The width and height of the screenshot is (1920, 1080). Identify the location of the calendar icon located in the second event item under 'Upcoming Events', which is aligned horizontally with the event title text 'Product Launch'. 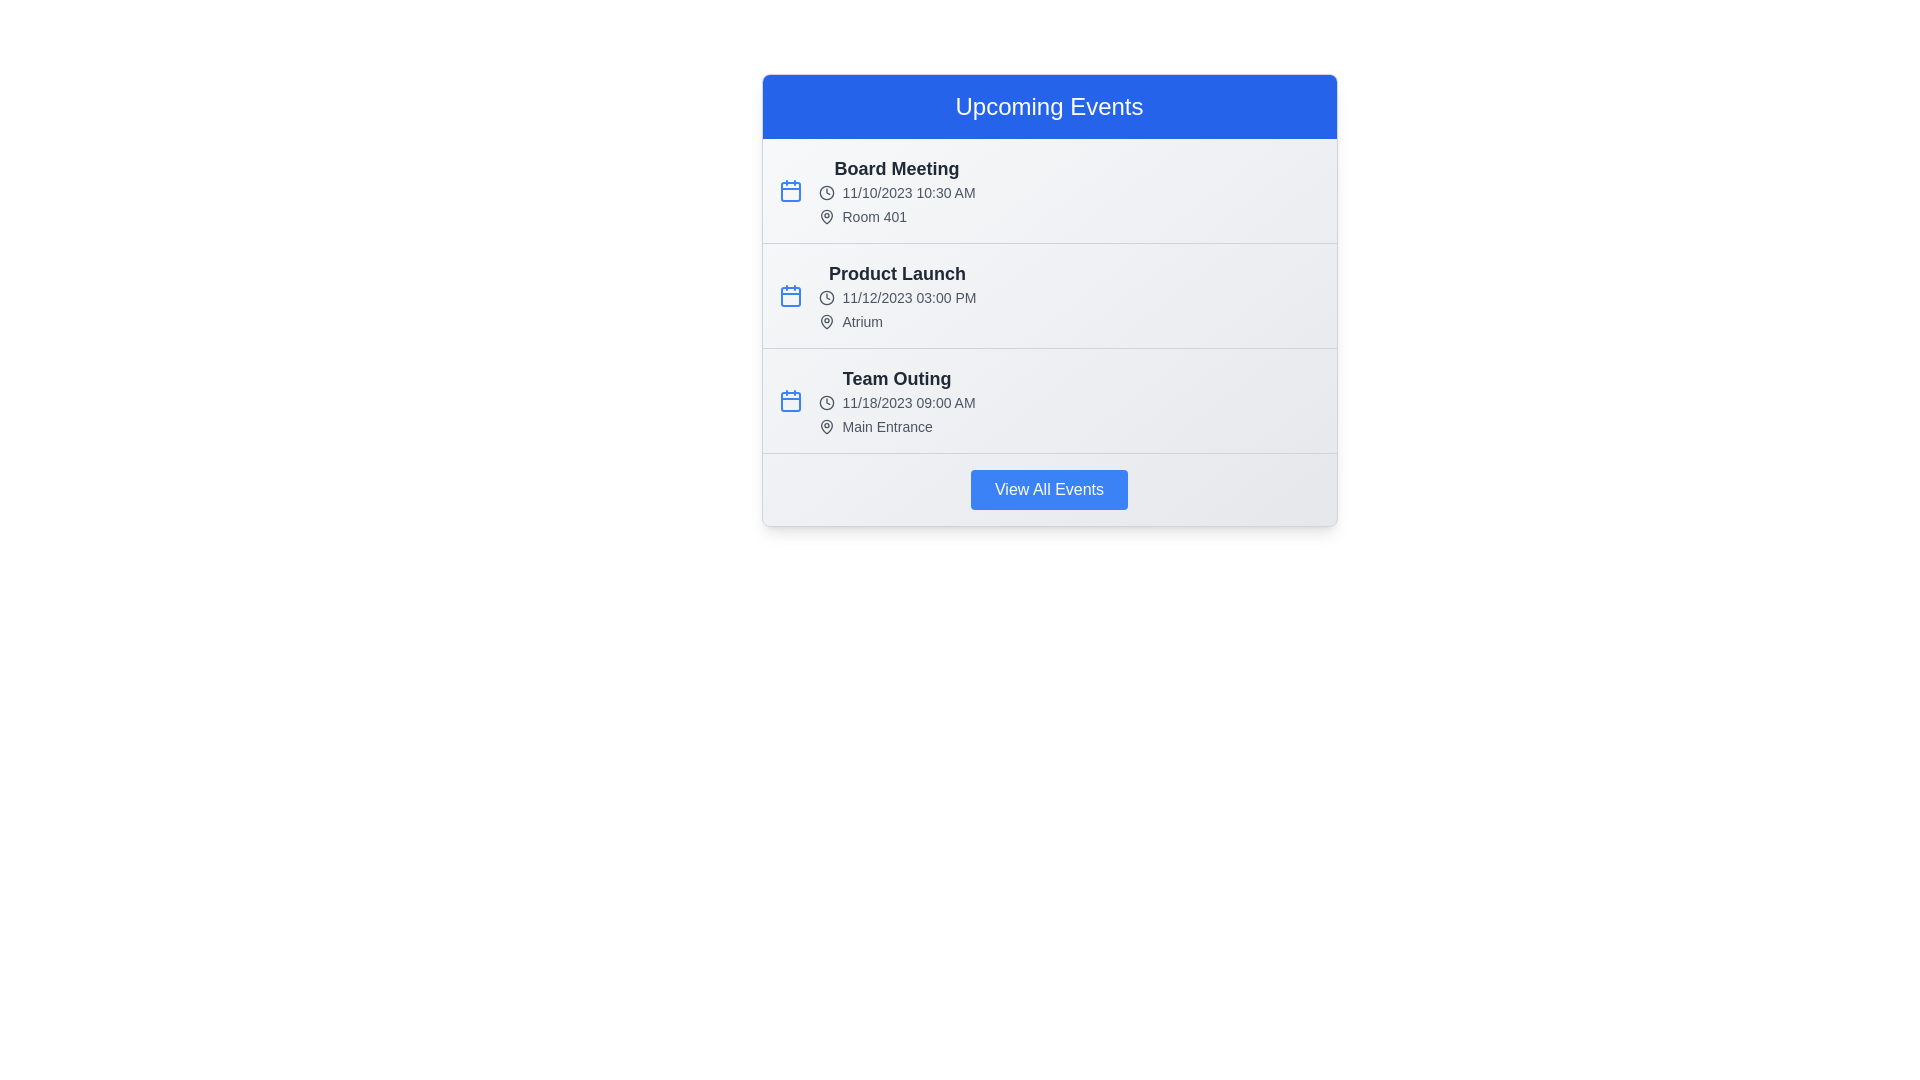
(789, 296).